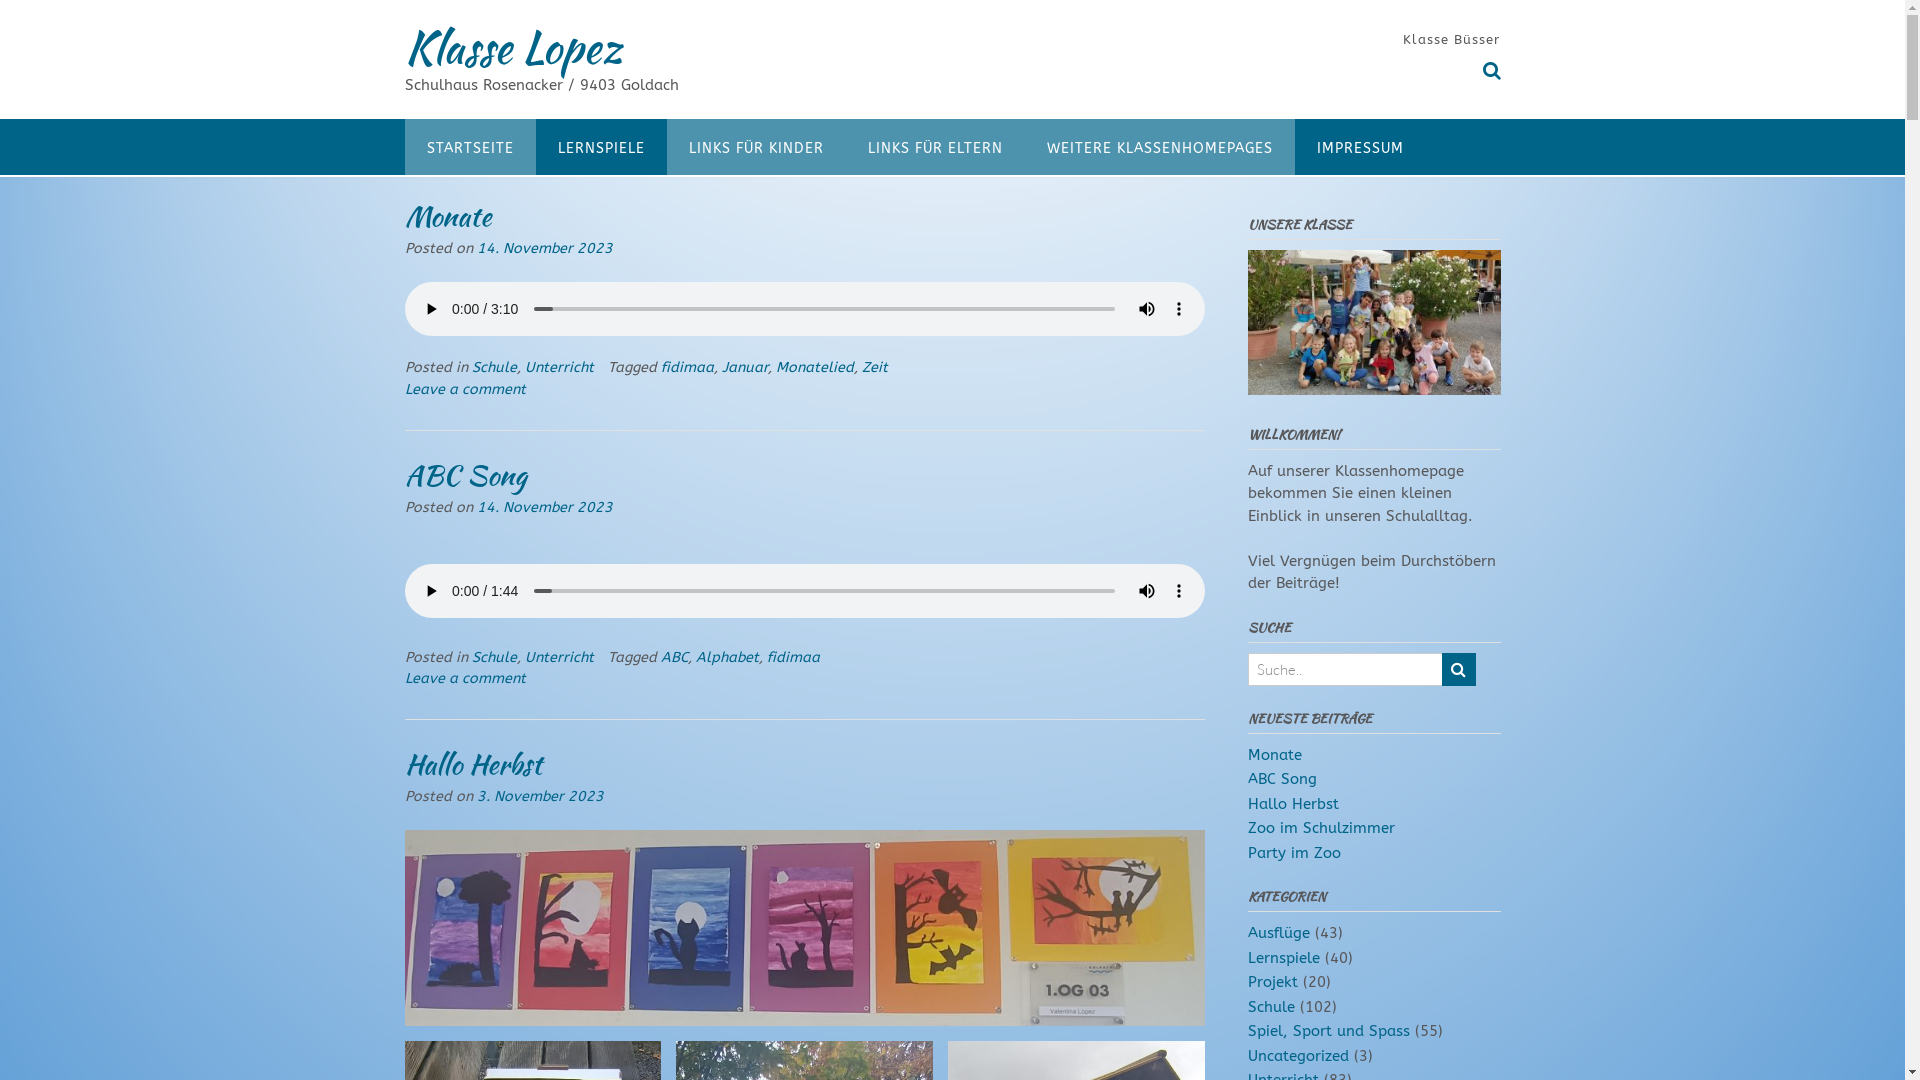 The width and height of the screenshot is (1920, 1080). Describe the element at coordinates (402, 474) in the screenshot. I see `'ABC Song'` at that location.